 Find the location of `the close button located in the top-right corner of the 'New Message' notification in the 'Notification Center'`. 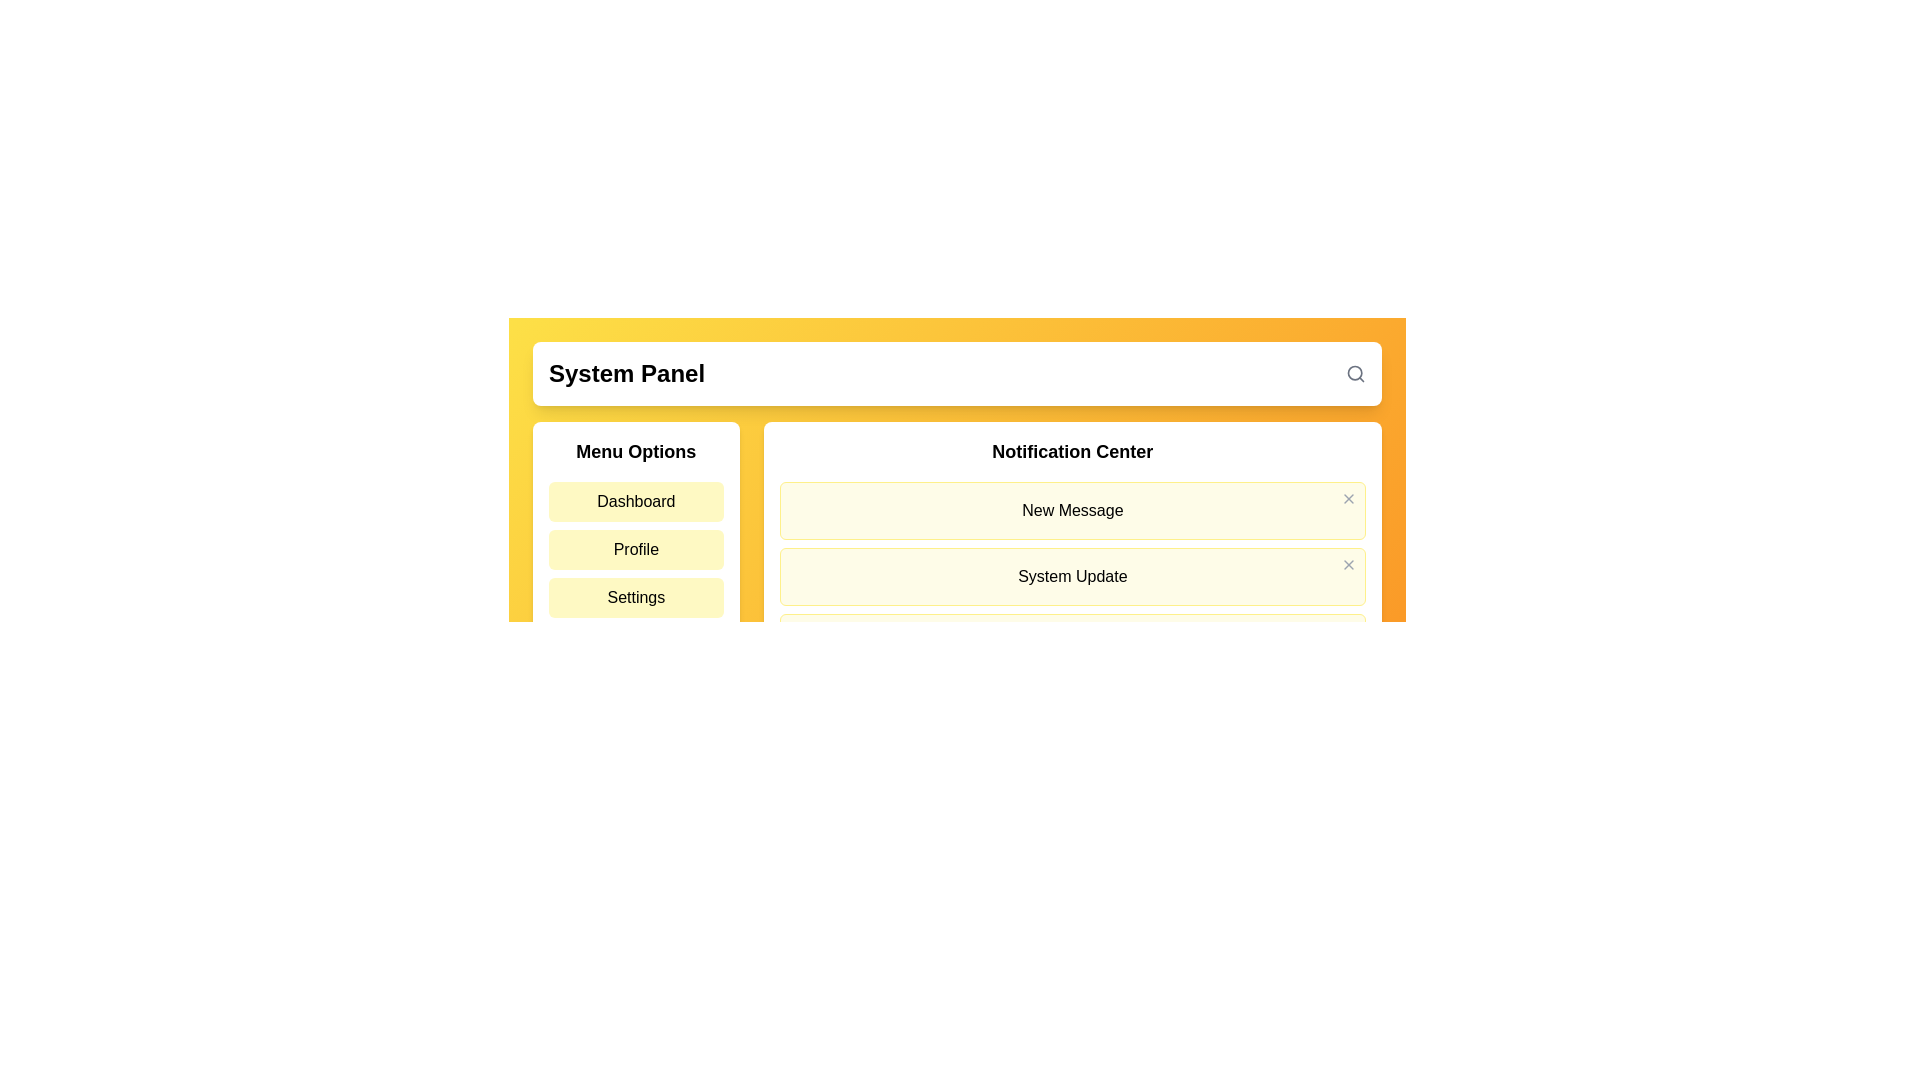

the close button located in the top-right corner of the 'New Message' notification in the 'Notification Center' is located at coordinates (1348, 497).